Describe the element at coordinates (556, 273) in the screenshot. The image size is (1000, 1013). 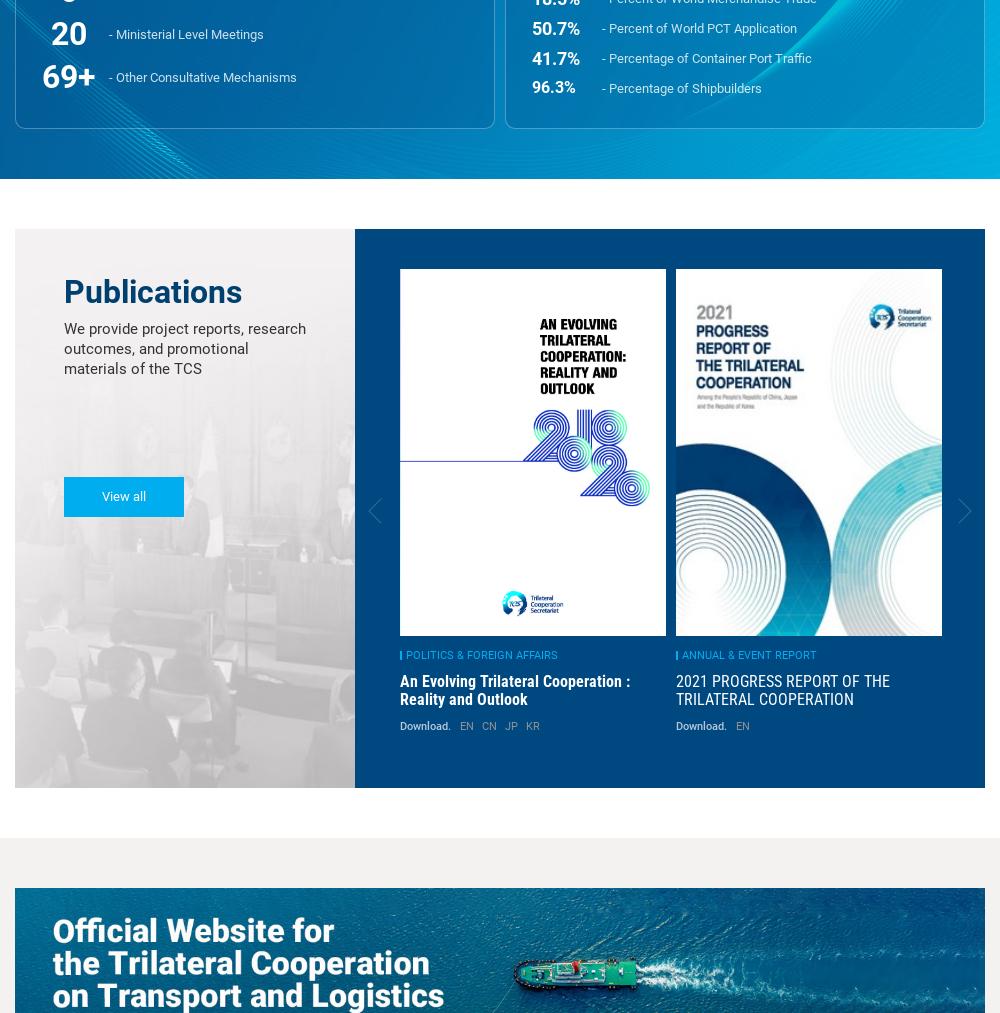
I see `'15,343'` at that location.